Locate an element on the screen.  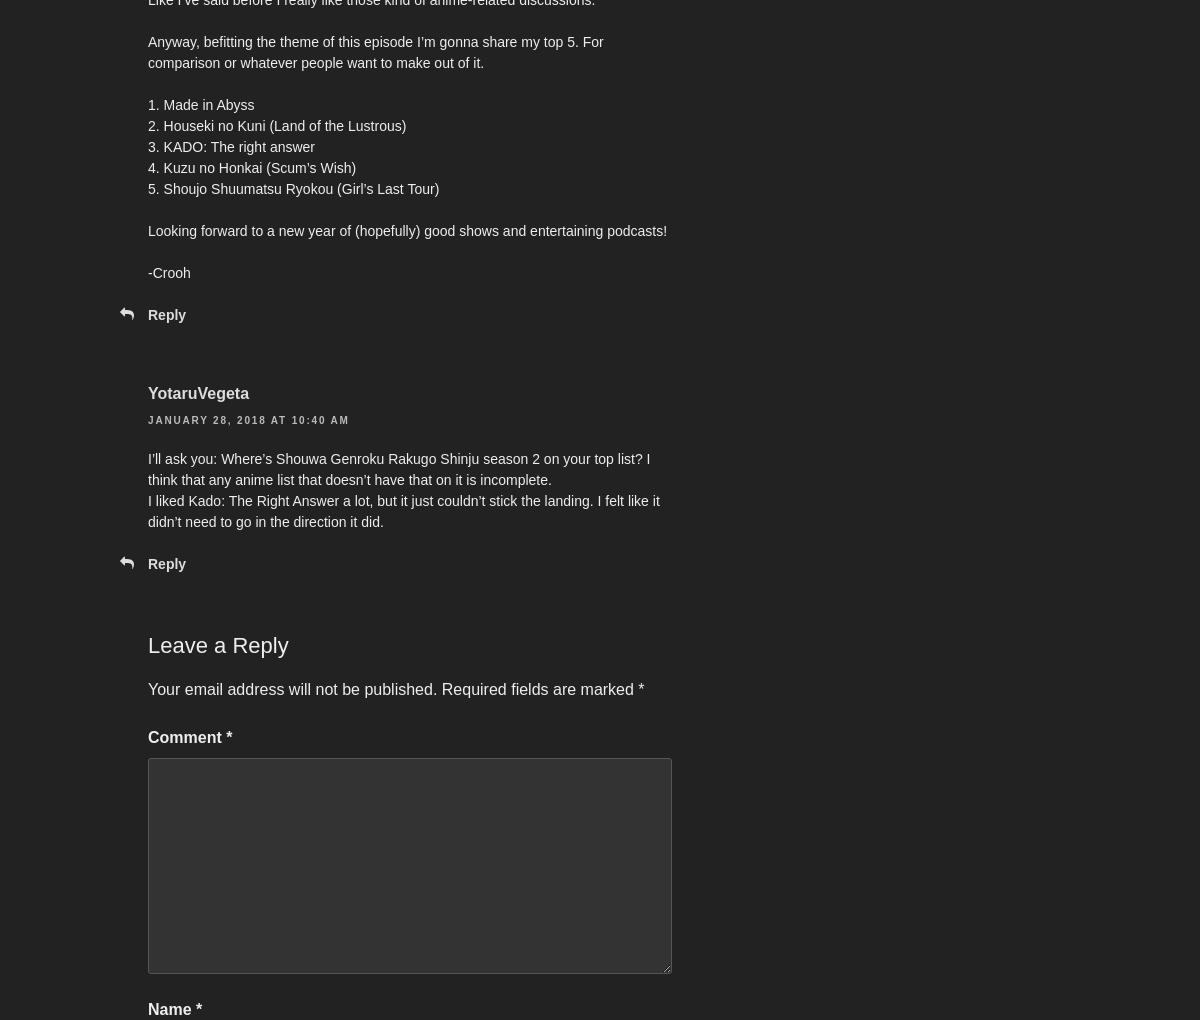
'January 28, 2018 at 10:40 am' is located at coordinates (247, 419).